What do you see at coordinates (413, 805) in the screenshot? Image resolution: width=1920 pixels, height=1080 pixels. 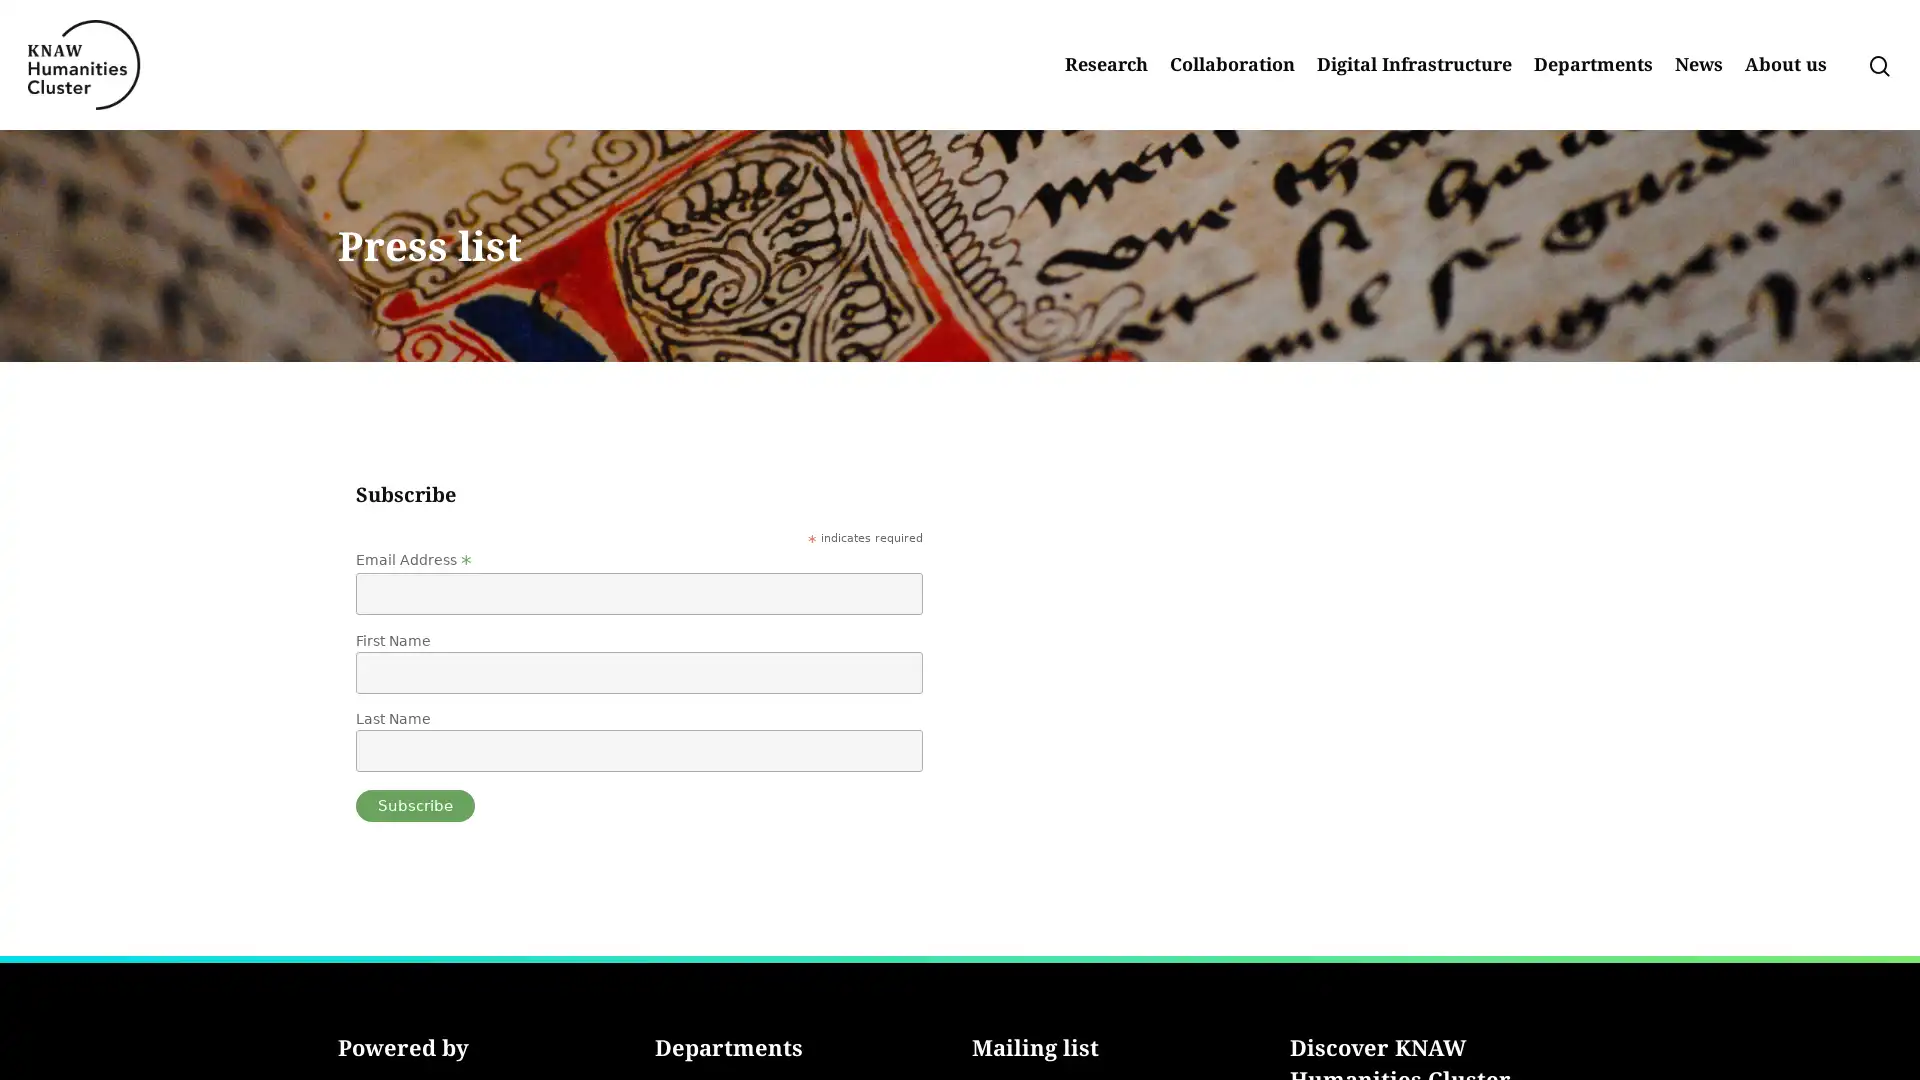 I see `Subscribe` at bounding box center [413, 805].